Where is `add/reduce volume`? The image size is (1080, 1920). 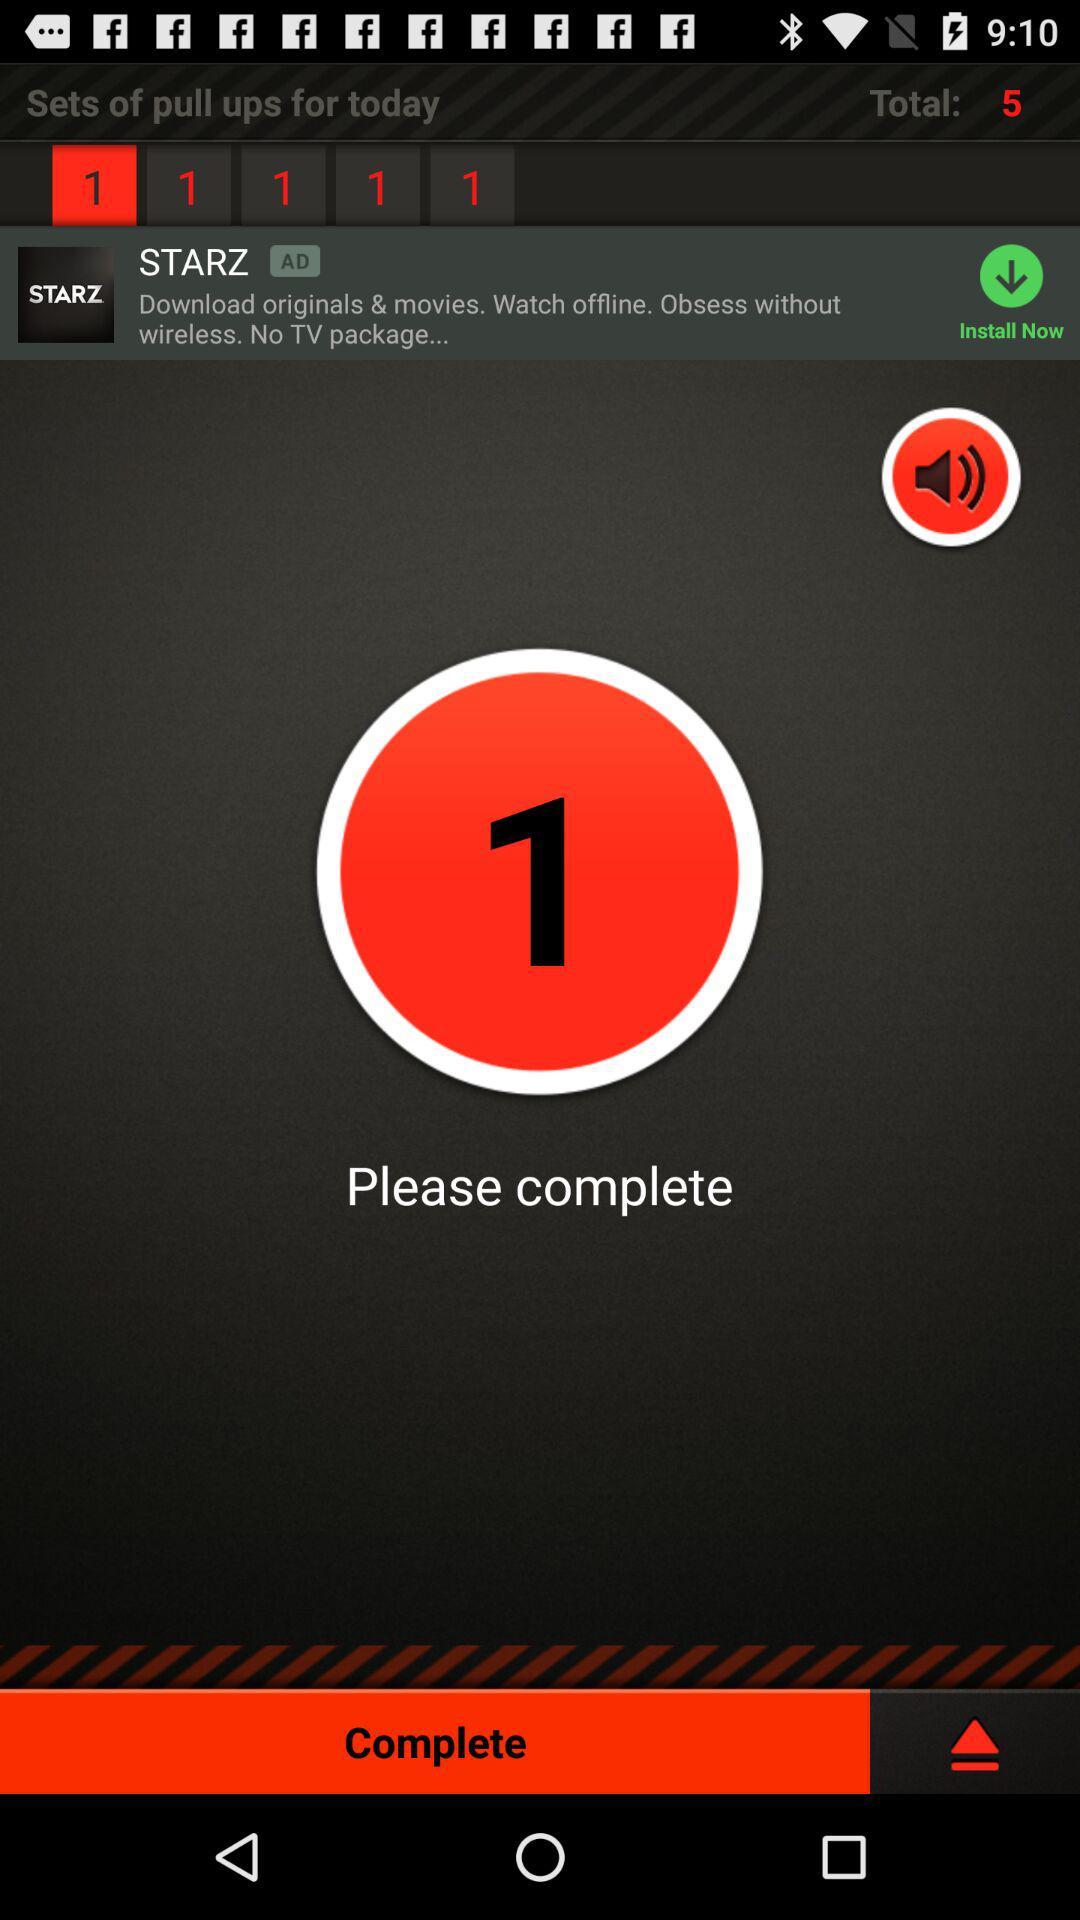 add/reduce volume is located at coordinates (951, 478).